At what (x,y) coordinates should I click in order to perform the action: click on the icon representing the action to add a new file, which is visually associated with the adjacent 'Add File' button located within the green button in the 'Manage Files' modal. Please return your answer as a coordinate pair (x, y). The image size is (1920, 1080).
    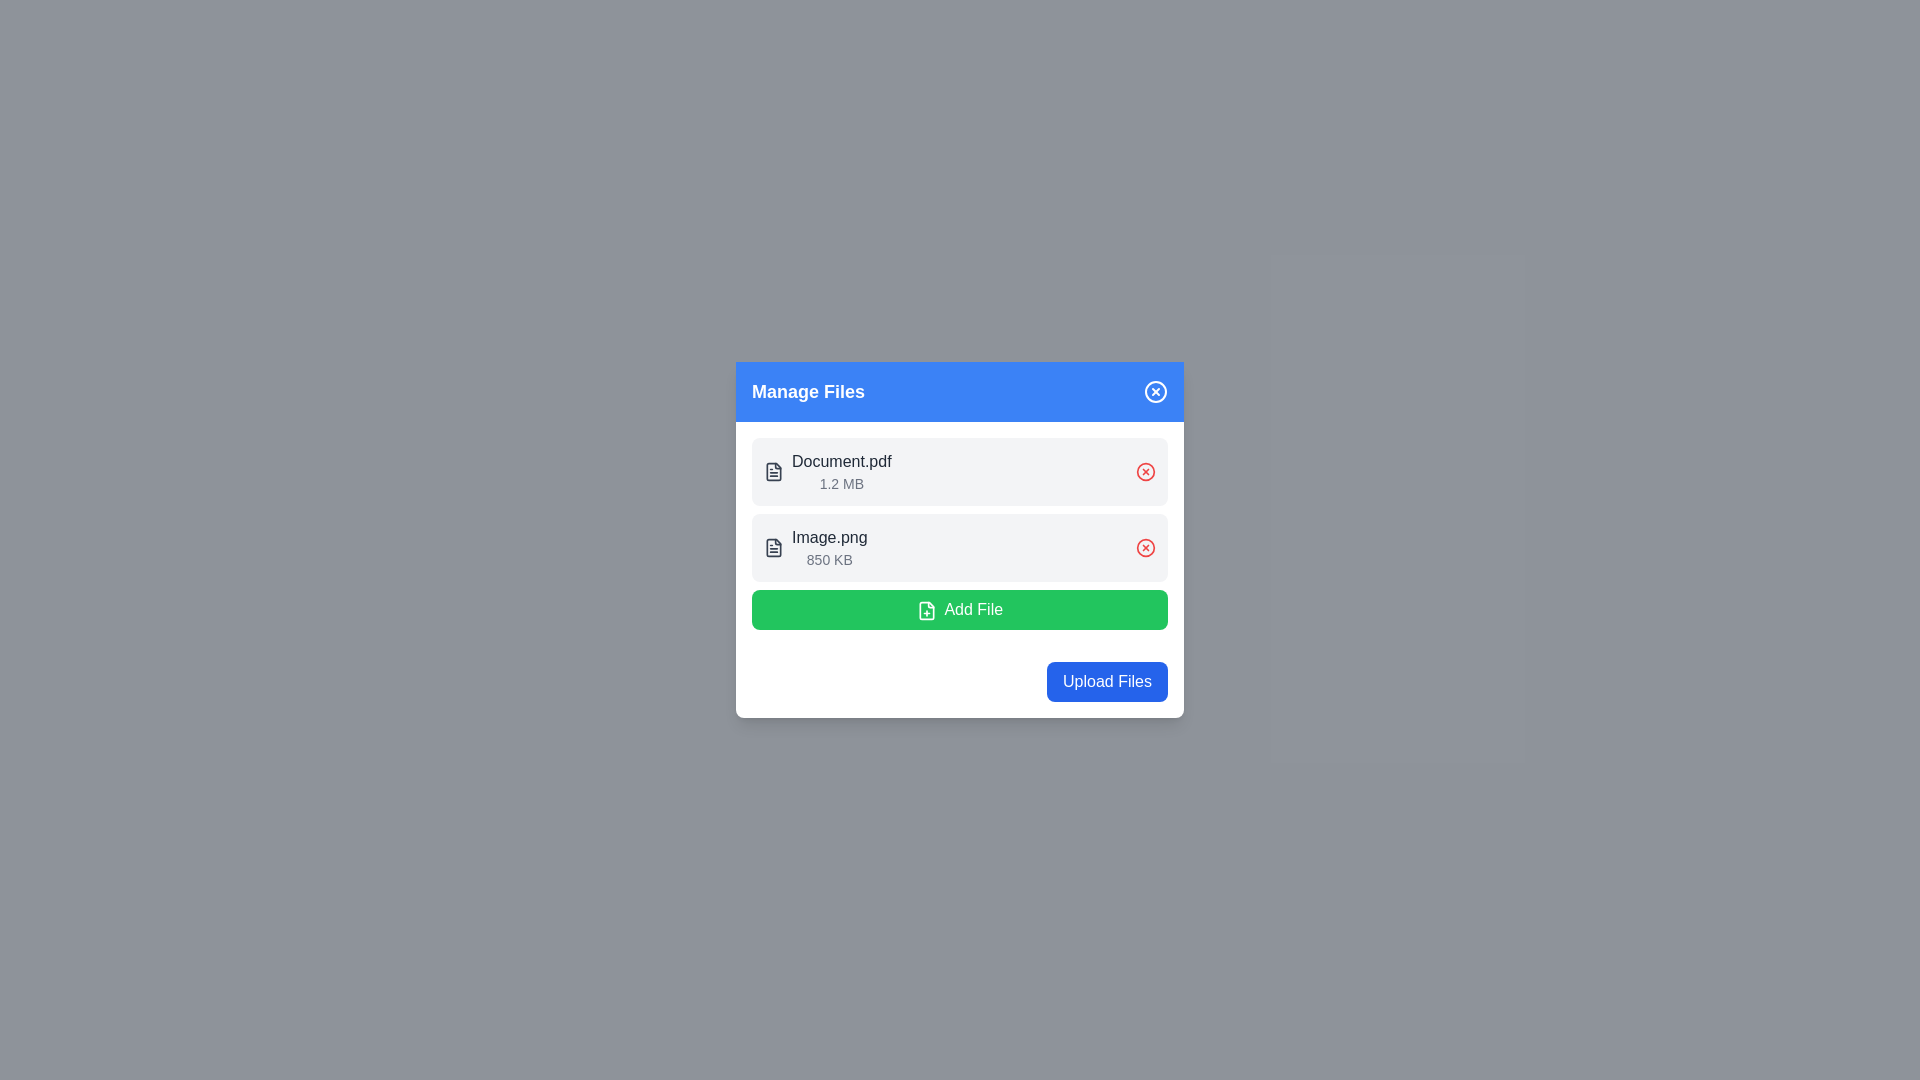
    Looking at the image, I should click on (925, 609).